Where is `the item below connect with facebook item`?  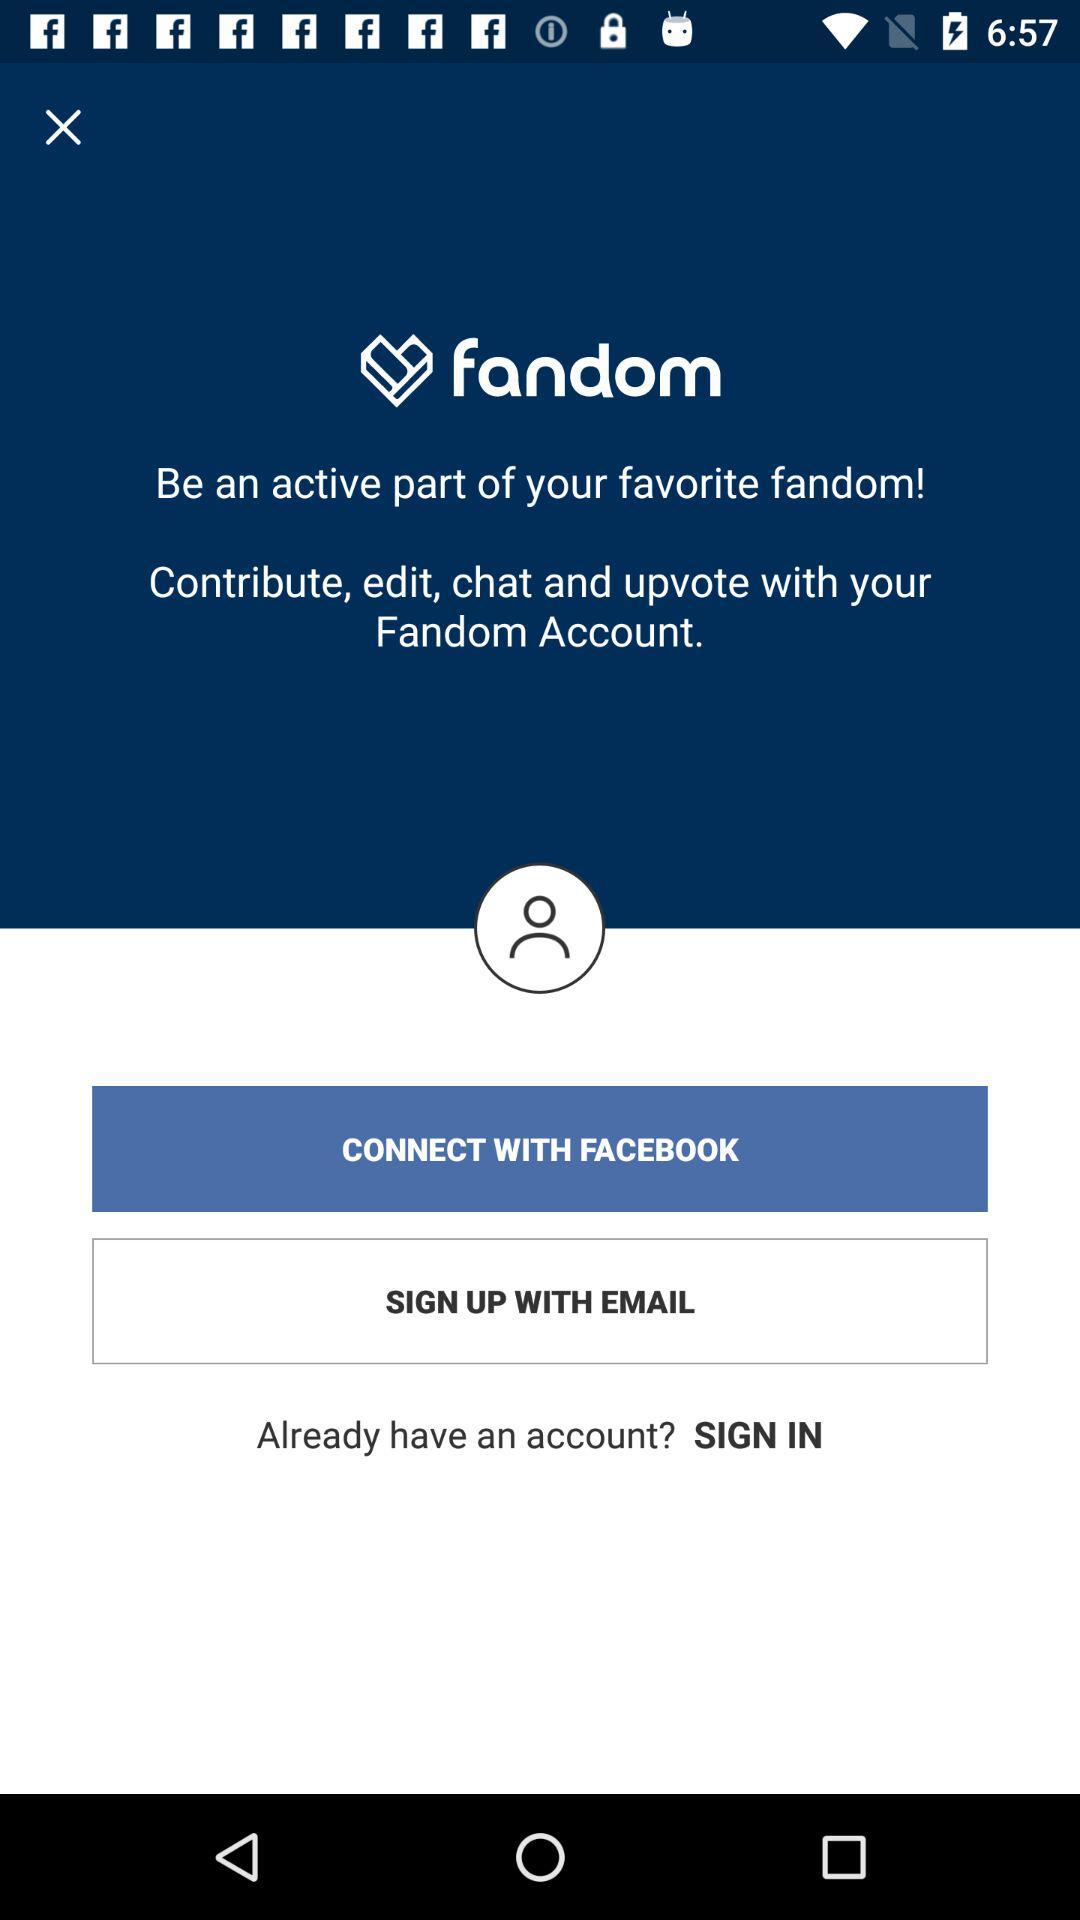
the item below connect with facebook item is located at coordinates (540, 1301).